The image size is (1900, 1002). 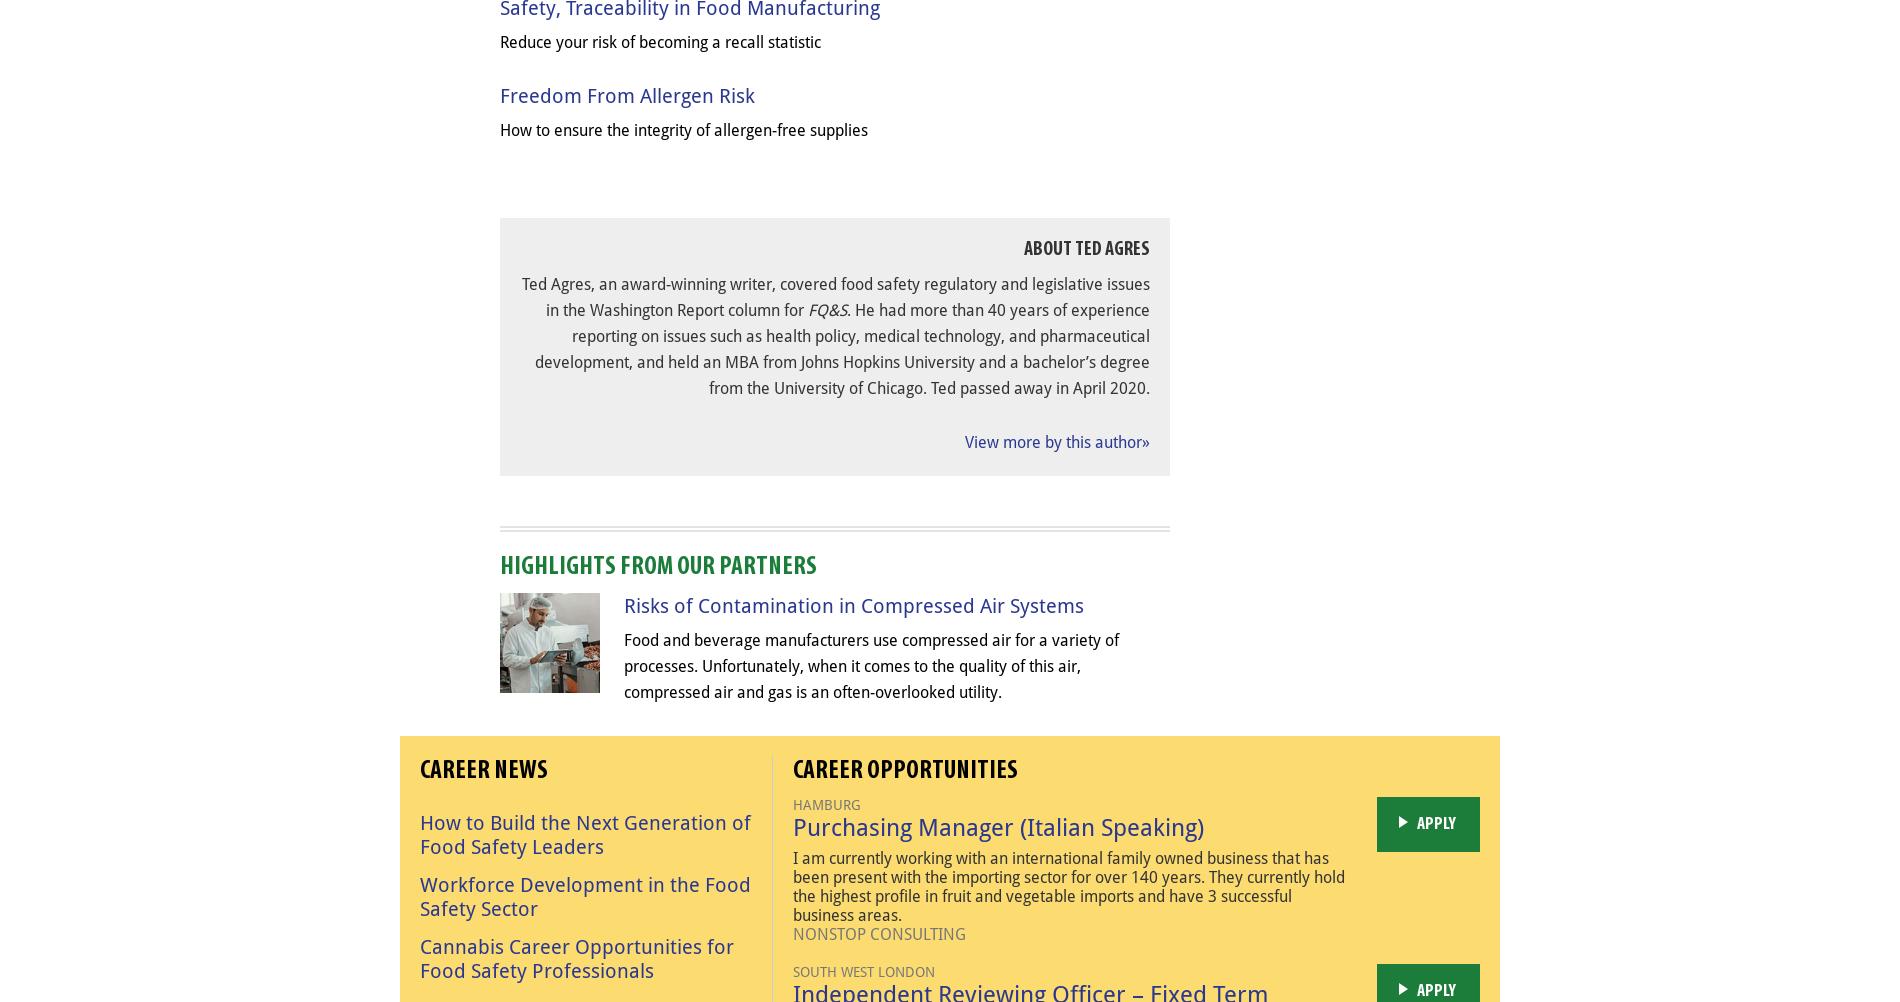 I want to click on 'NonStop Consulting', so click(x=792, y=932).